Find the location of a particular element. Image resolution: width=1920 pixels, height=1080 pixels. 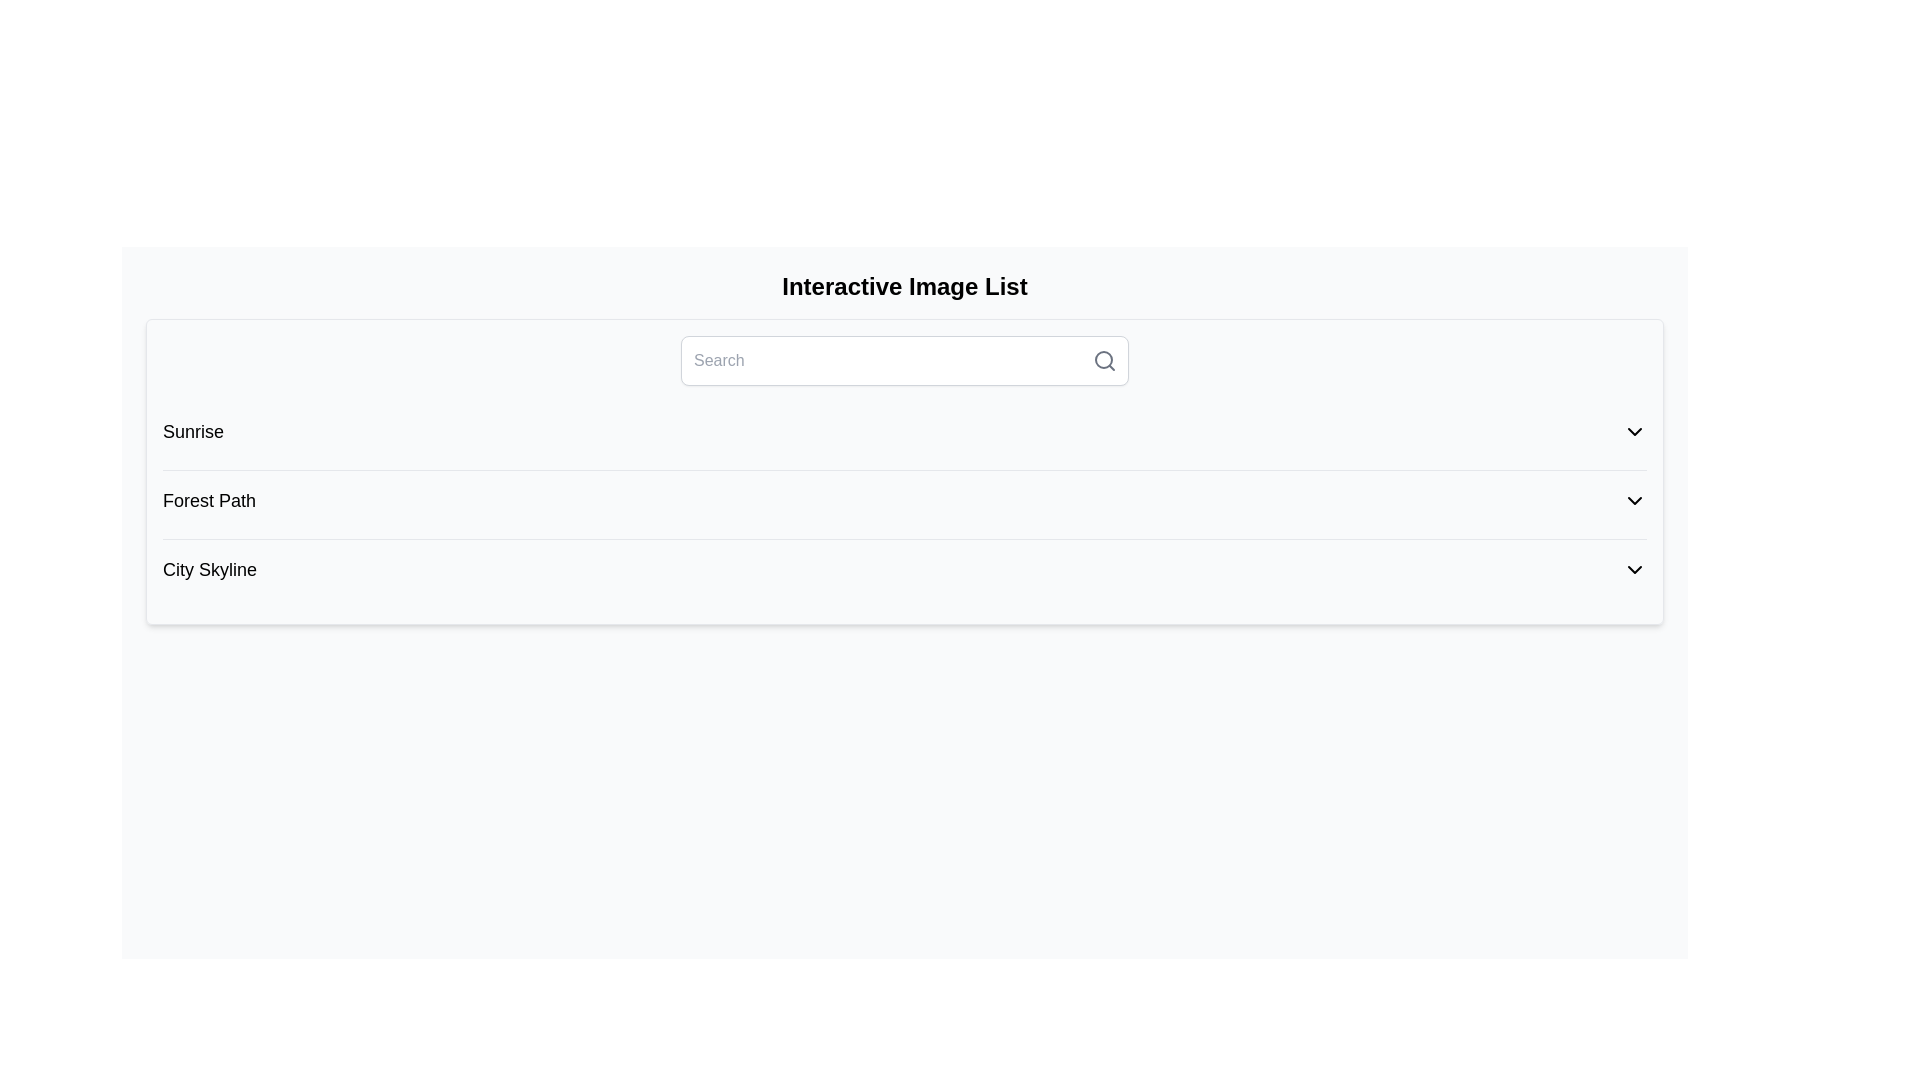

the 'City Skyline' button located at the bottom of the list is located at coordinates (904, 570).